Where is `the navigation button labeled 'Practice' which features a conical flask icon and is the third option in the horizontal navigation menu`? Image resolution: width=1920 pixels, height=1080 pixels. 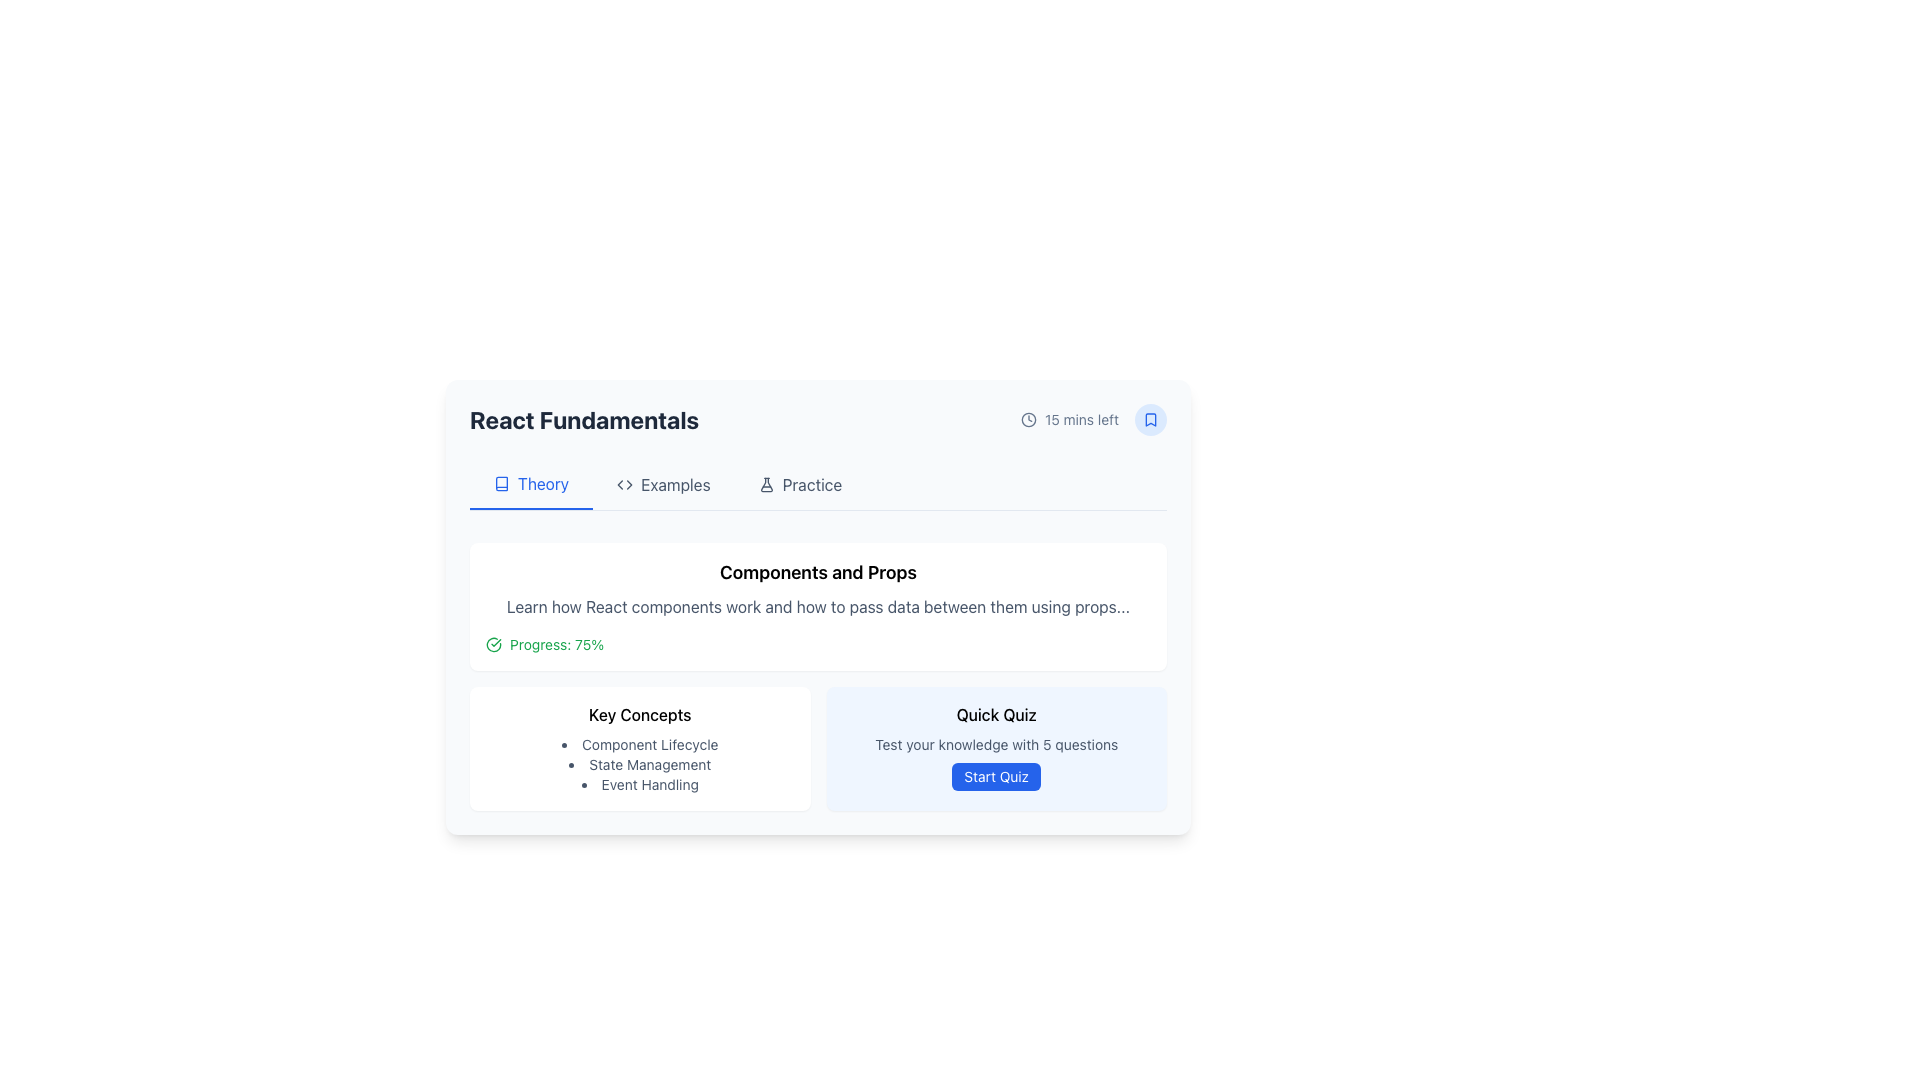 the navigation button labeled 'Practice' which features a conical flask icon and is the third option in the horizontal navigation menu is located at coordinates (800, 485).